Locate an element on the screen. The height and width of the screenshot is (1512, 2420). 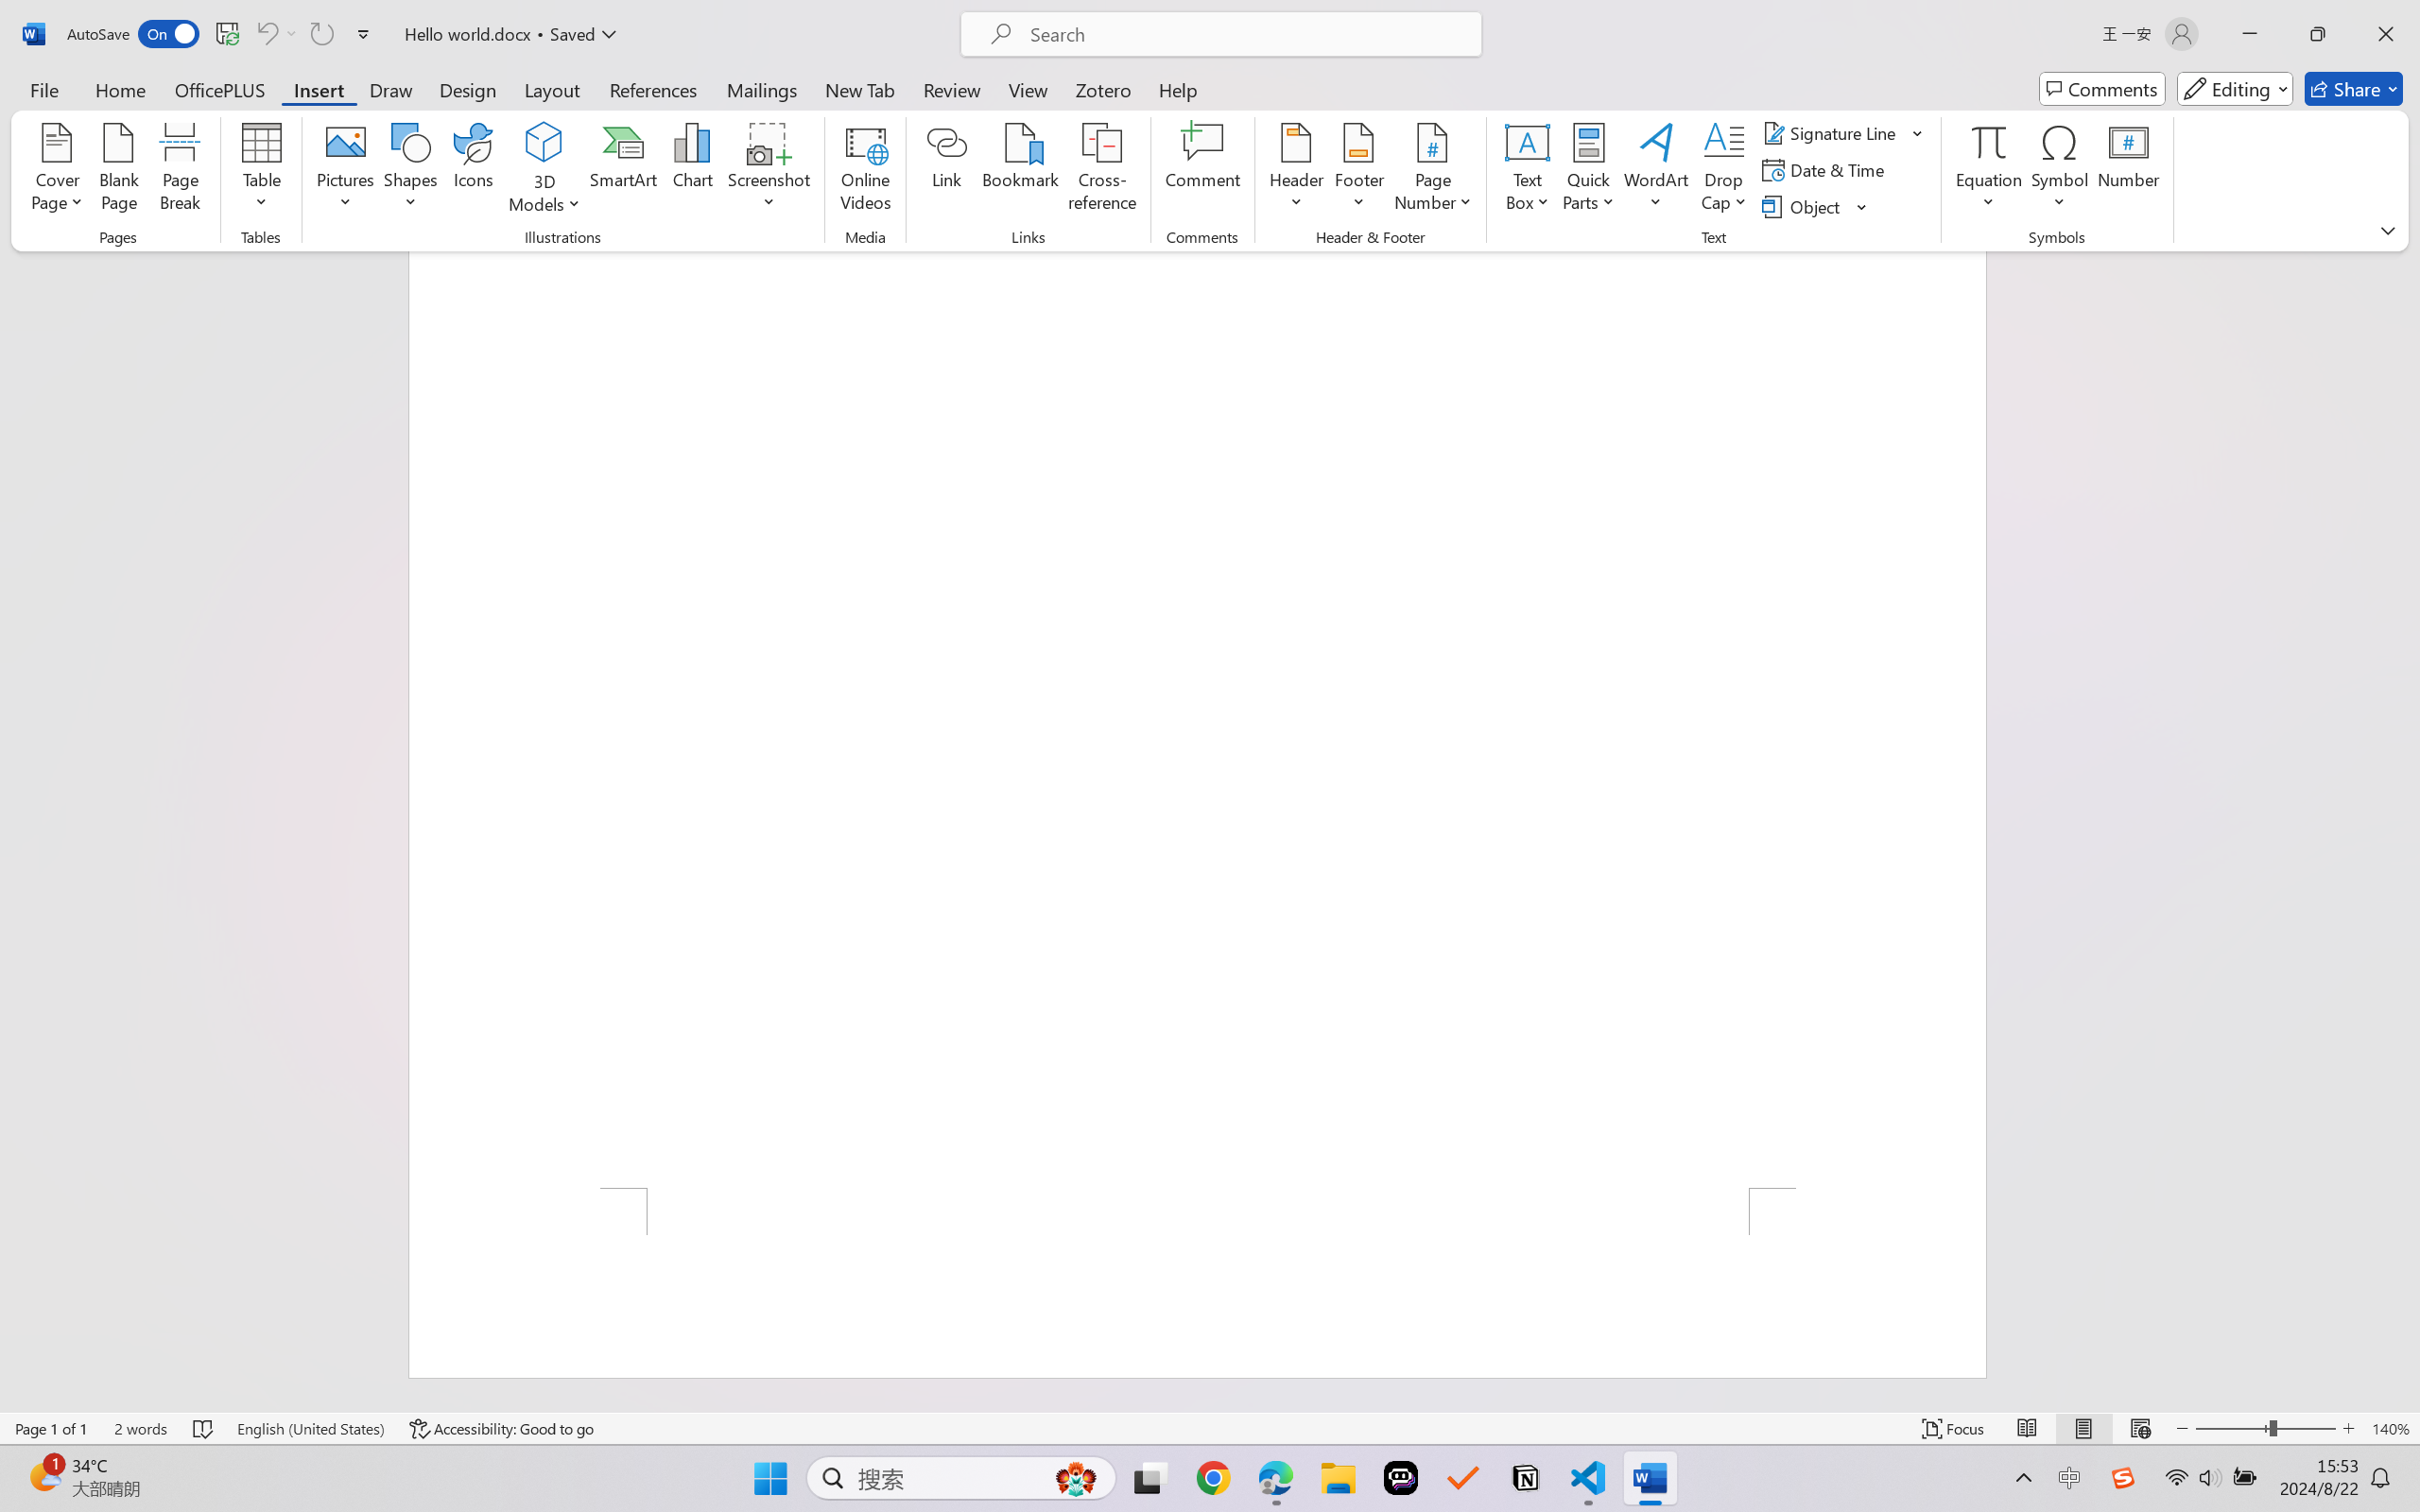
'Help' is located at coordinates (1177, 88).